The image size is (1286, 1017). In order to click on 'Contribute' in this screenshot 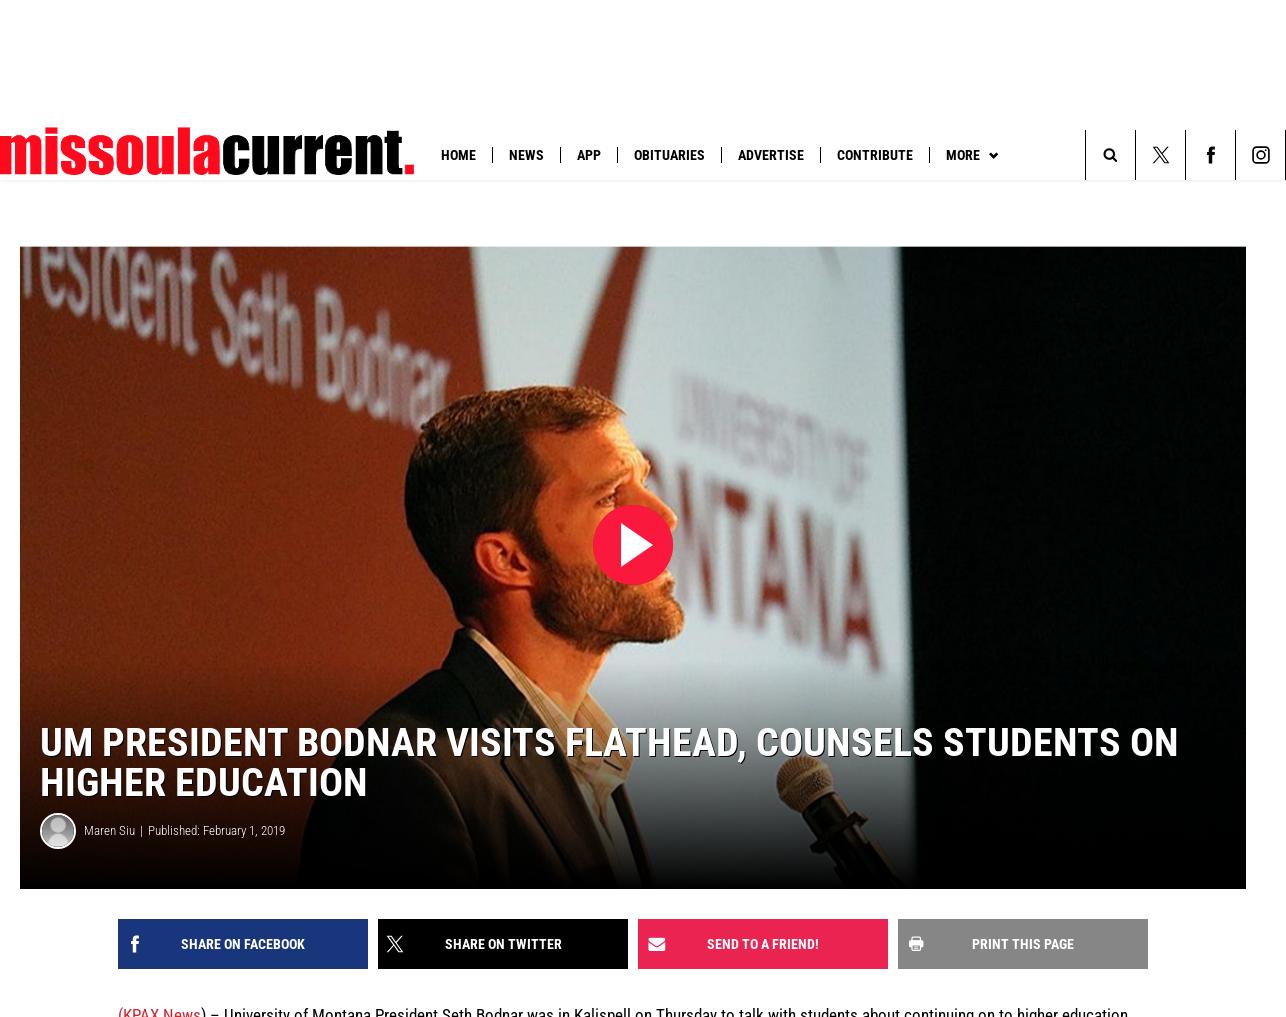, I will do `click(837, 153)`.